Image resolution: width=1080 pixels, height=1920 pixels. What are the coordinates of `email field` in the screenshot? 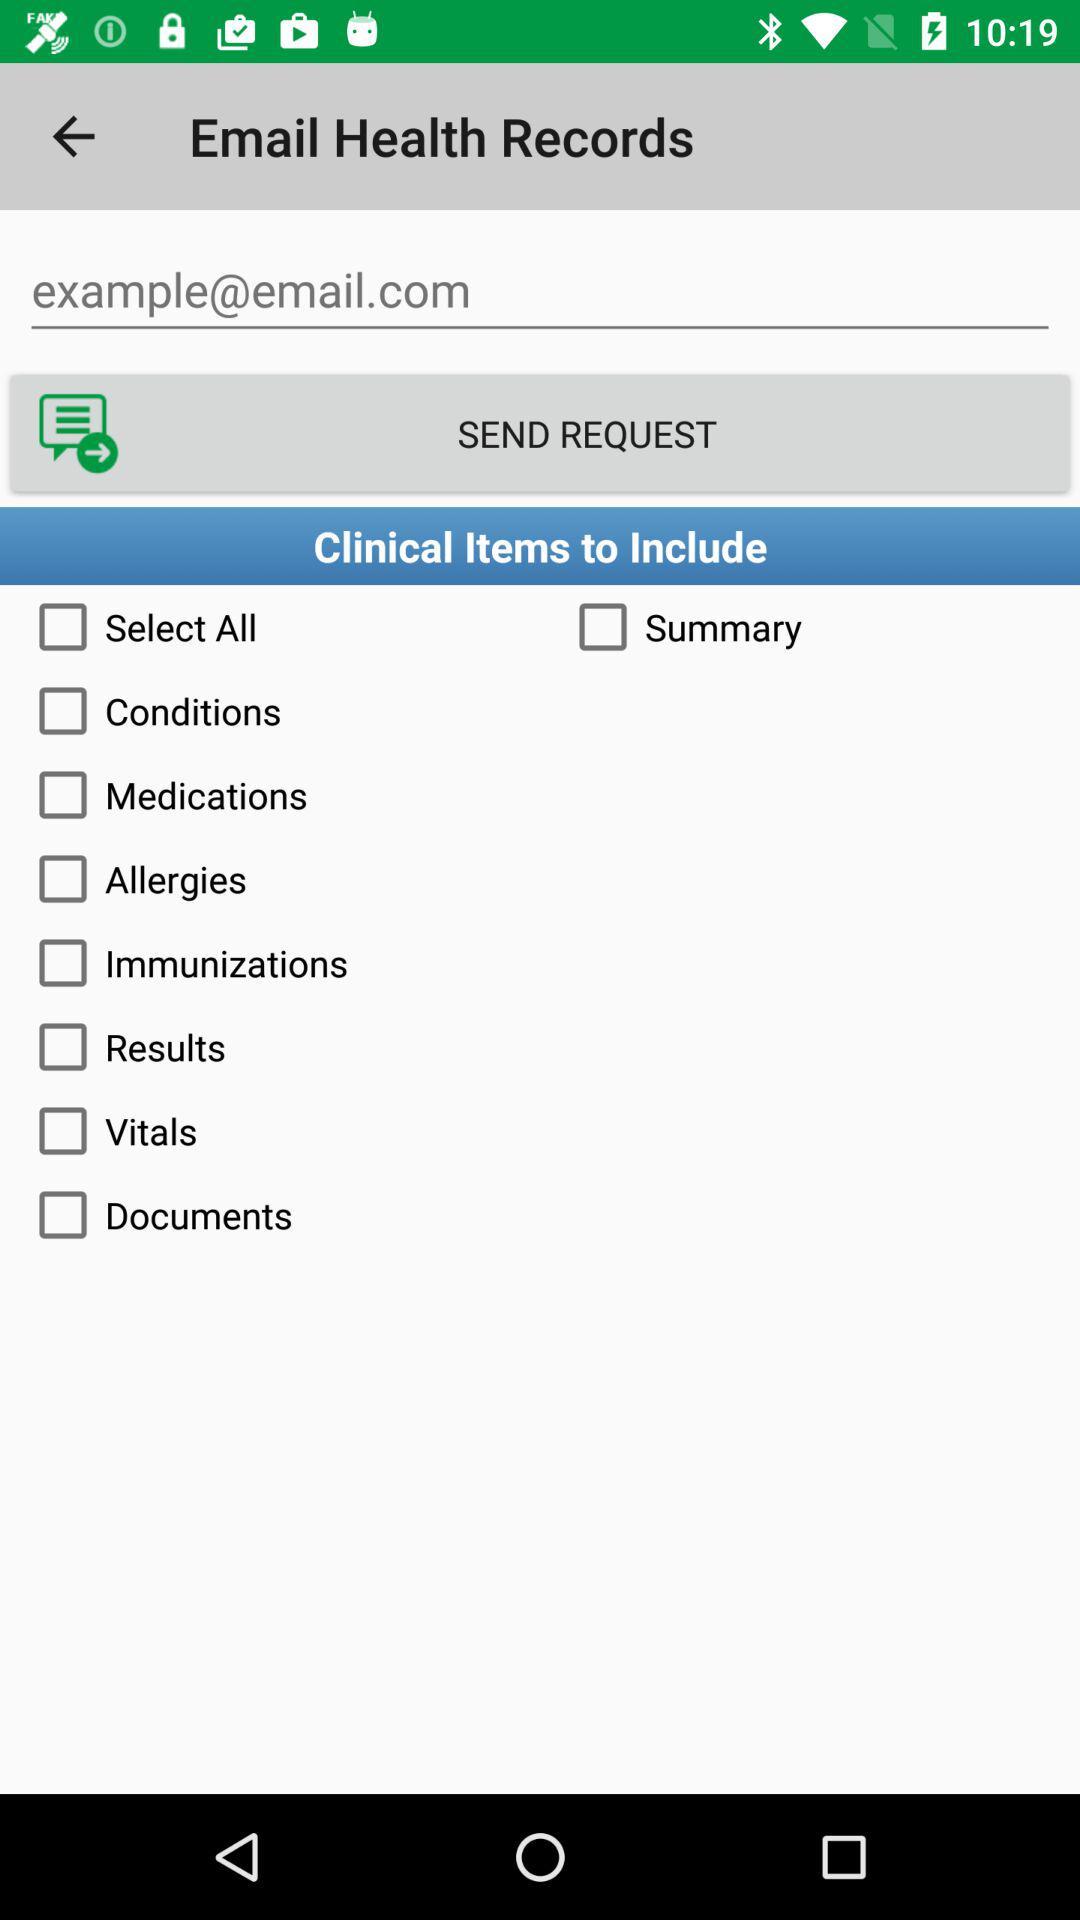 It's located at (540, 289).